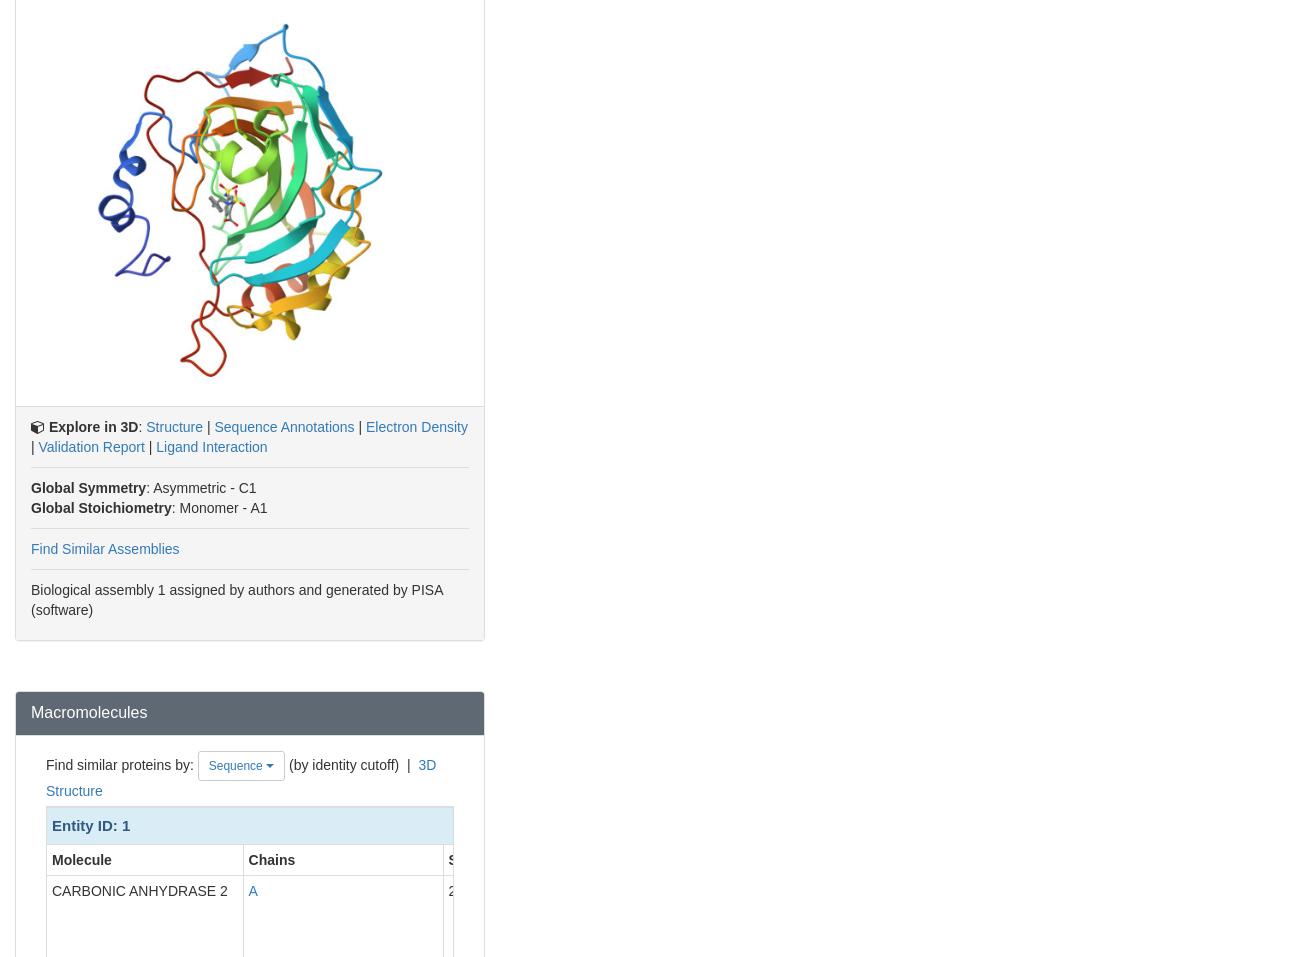  Describe the element at coordinates (1059, 858) in the screenshot. I see `'Image'` at that location.